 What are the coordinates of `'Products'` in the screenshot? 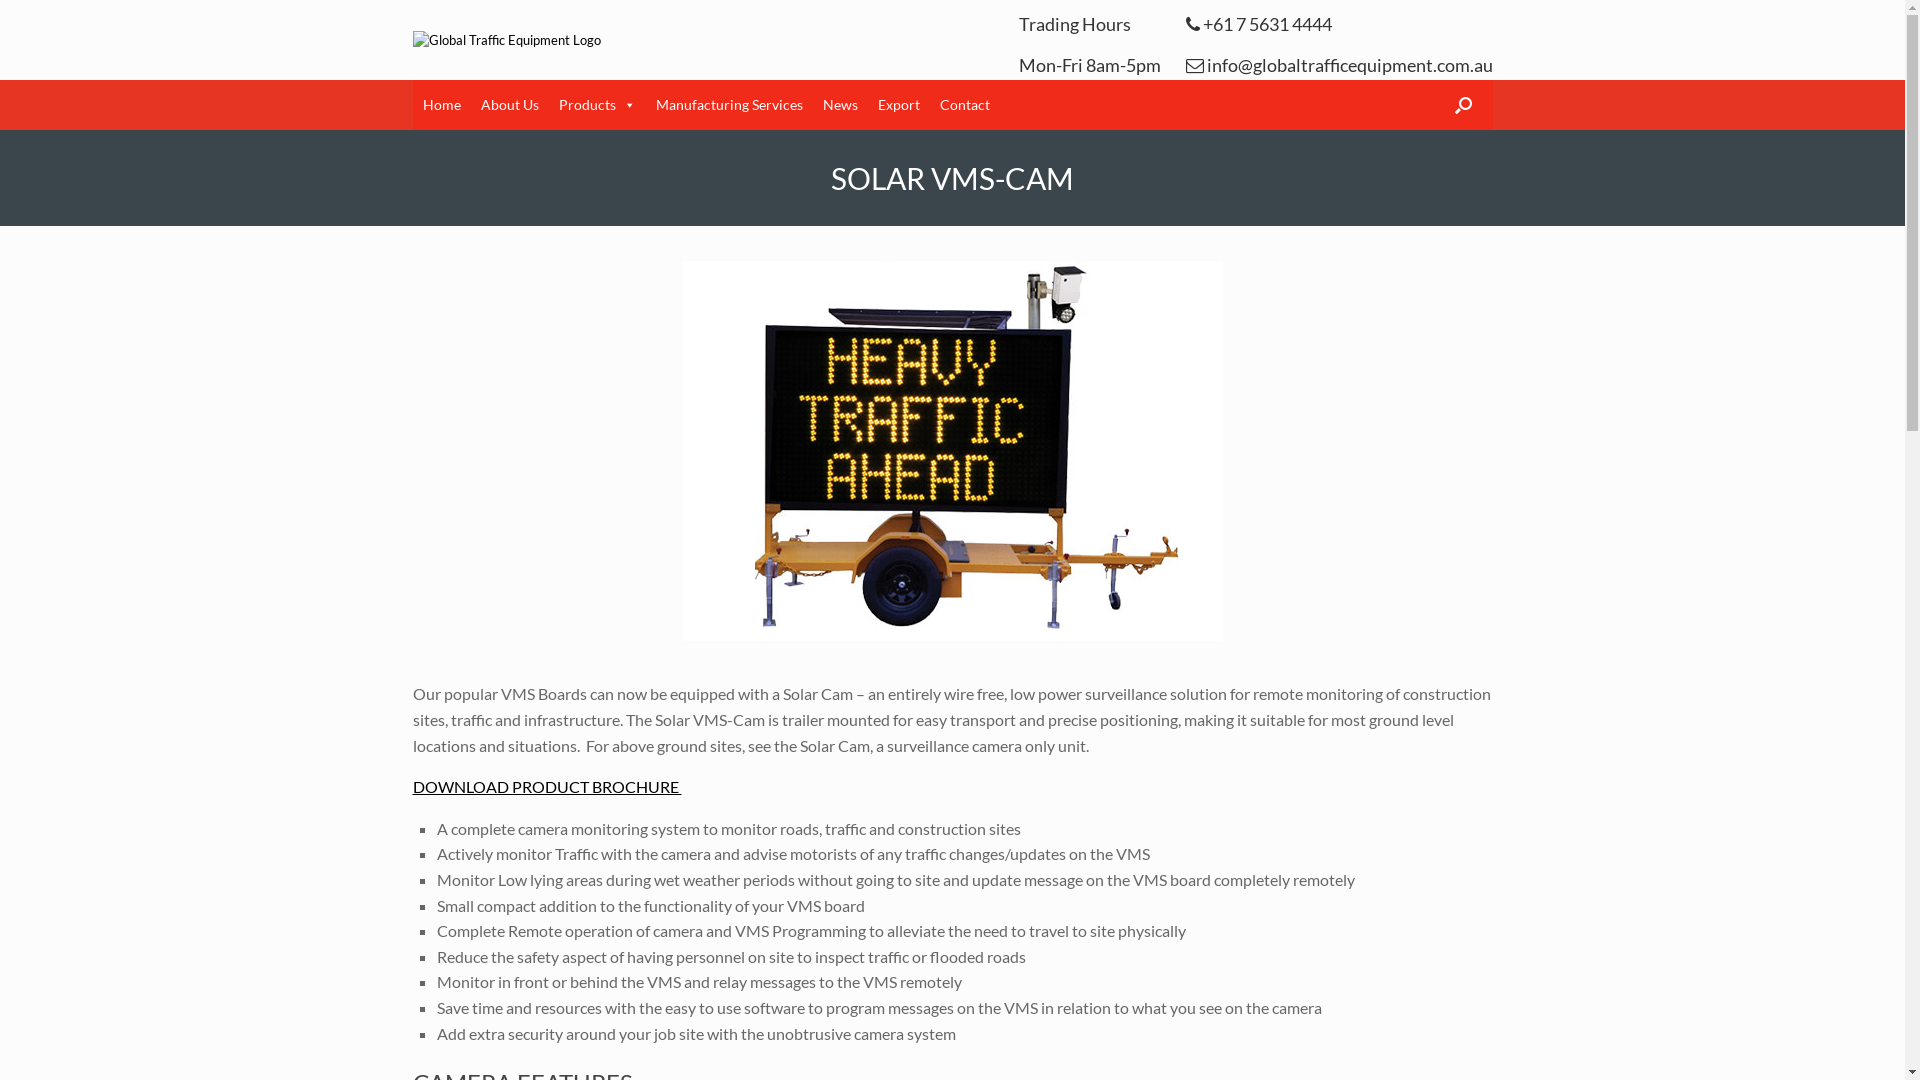 It's located at (595, 104).